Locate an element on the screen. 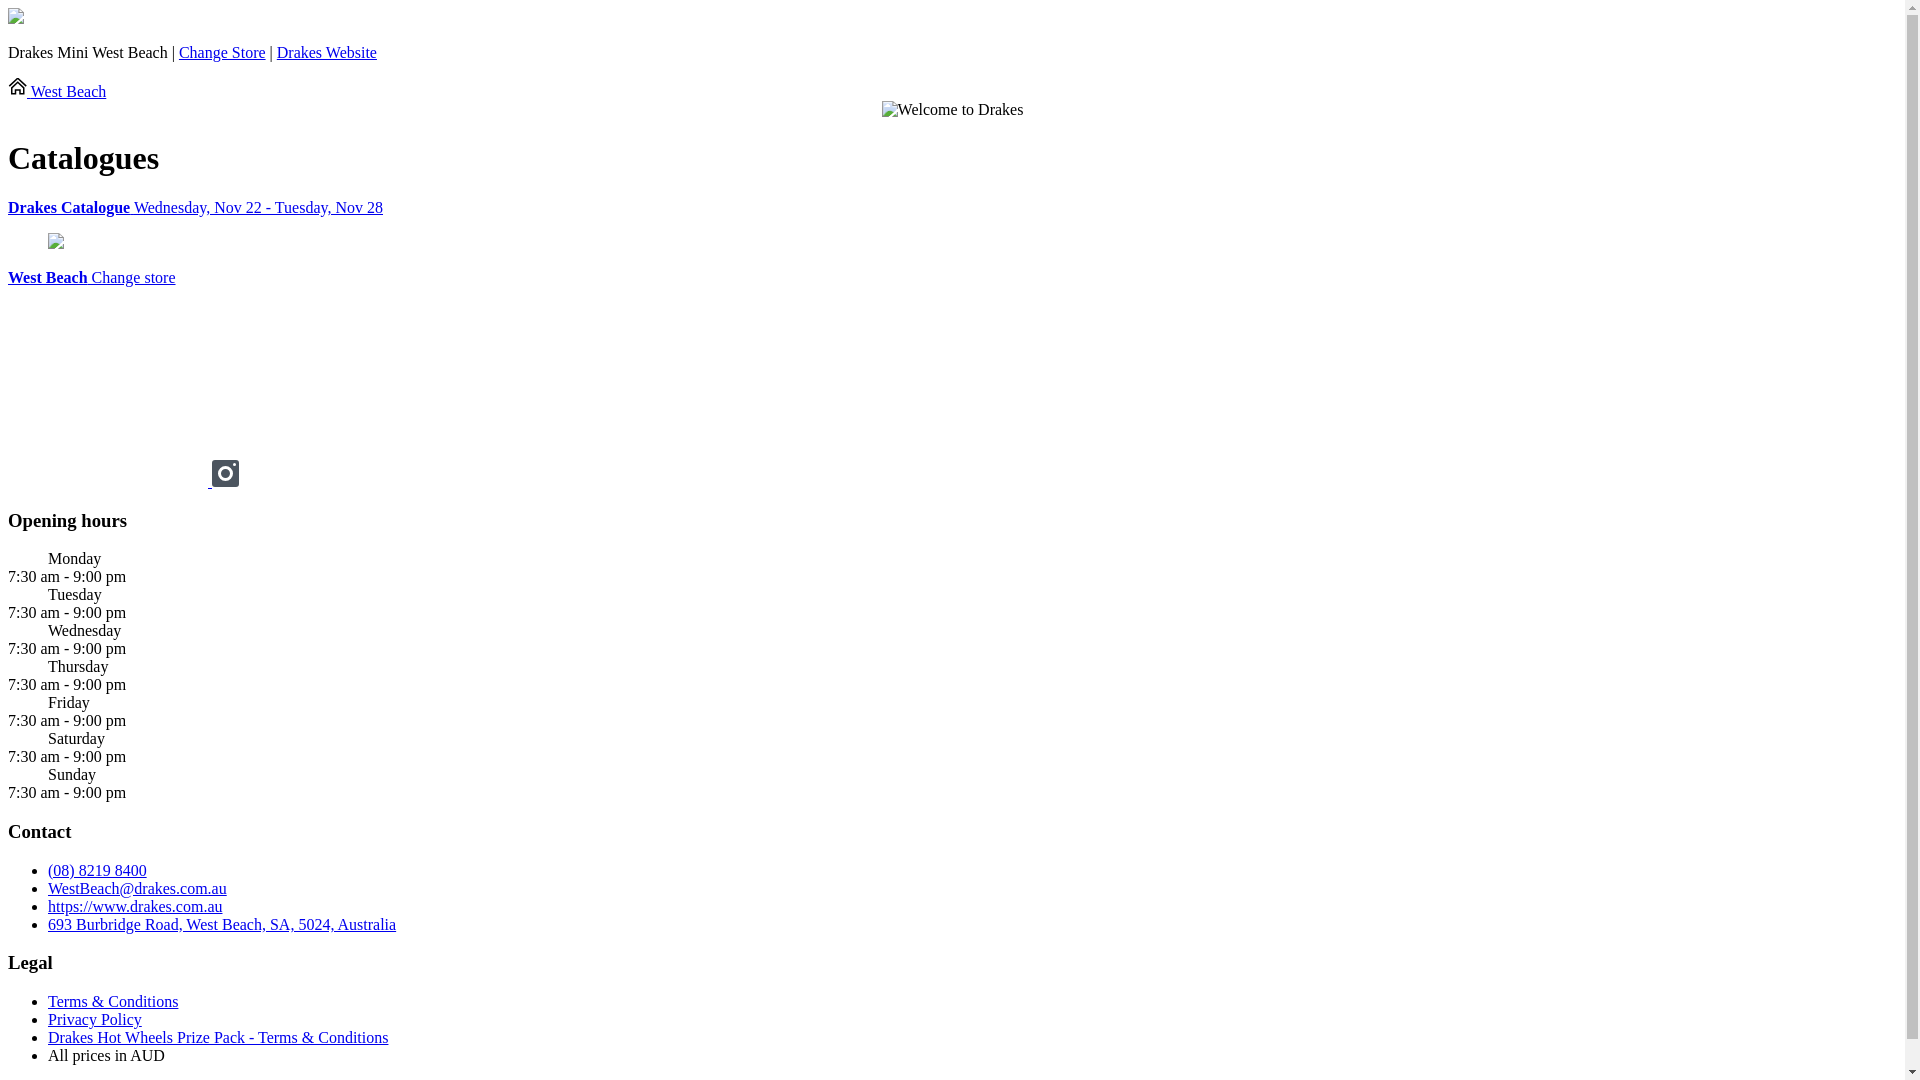 Image resolution: width=1920 pixels, height=1080 pixels. 'https://www.drakes.com.au' is located at coordinates (133, 906).